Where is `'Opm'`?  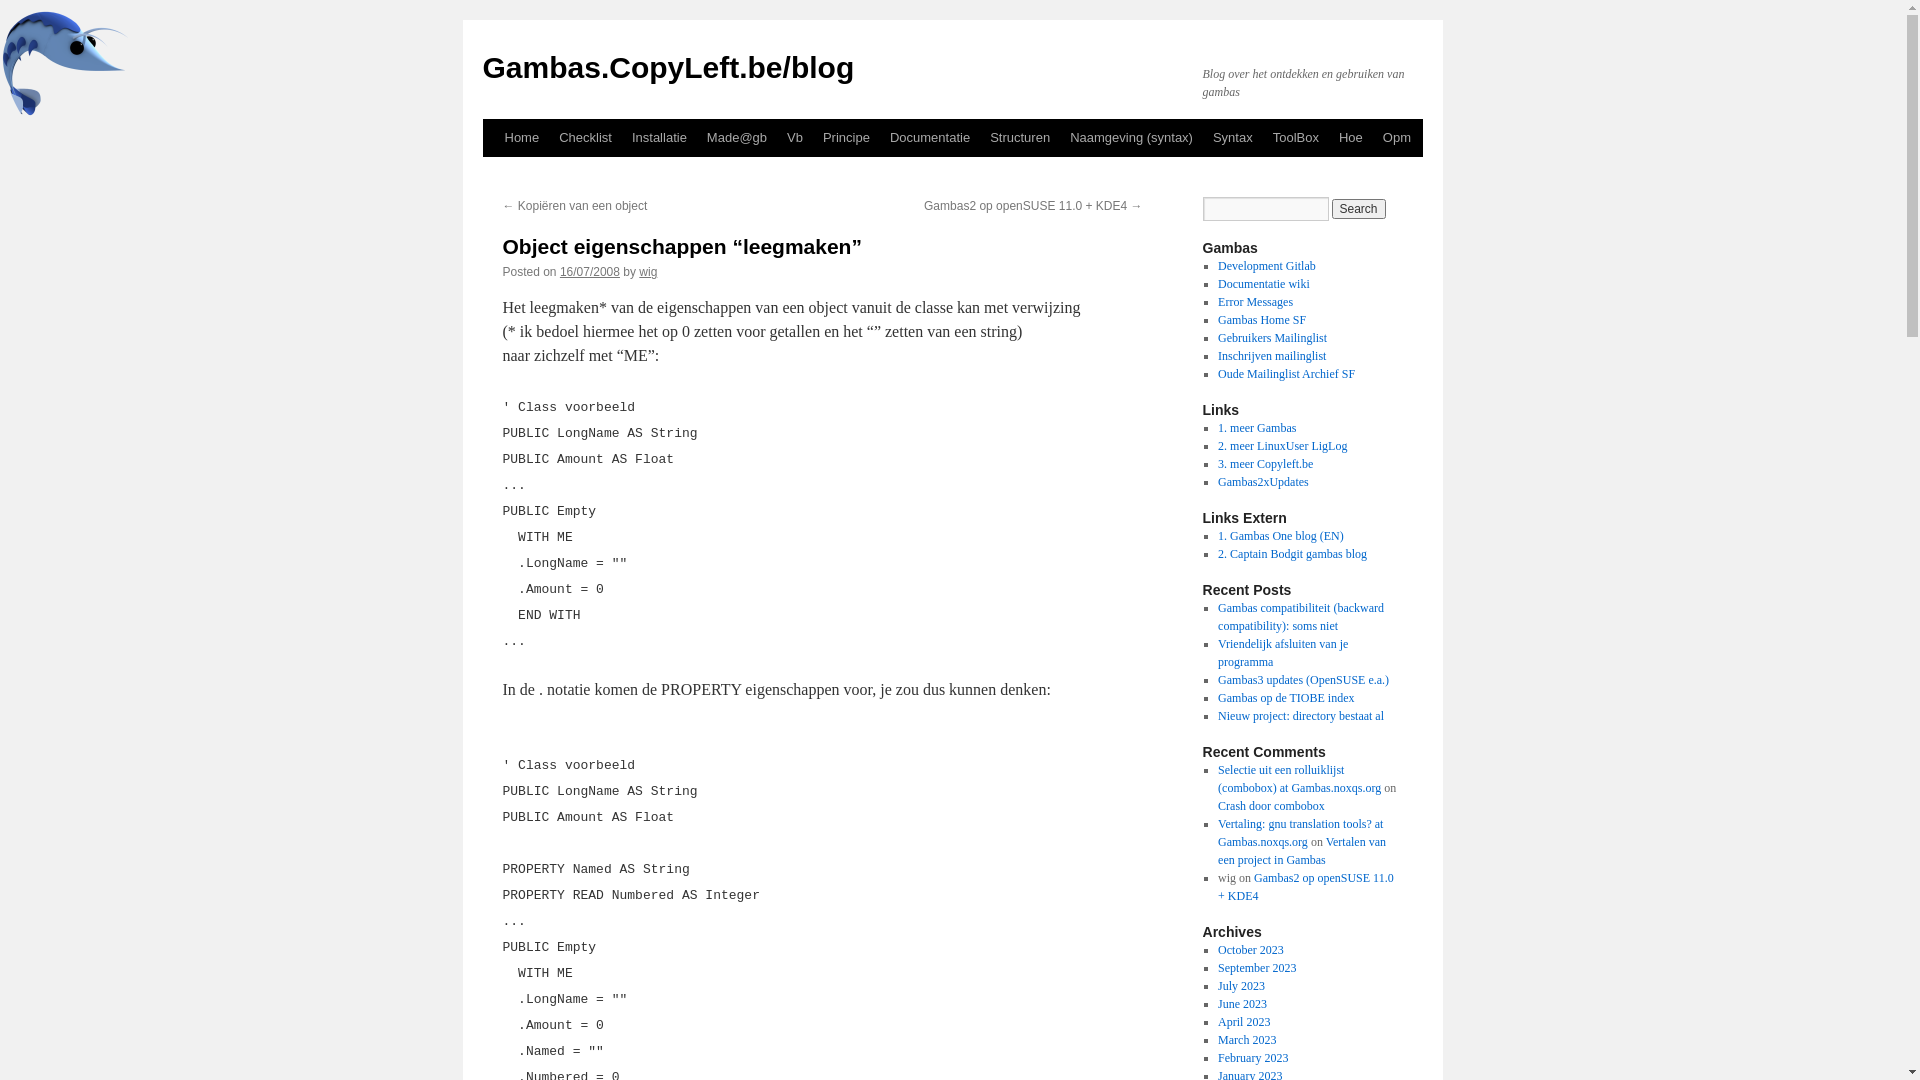 'Opm' is located at coordinates (1371, 137).